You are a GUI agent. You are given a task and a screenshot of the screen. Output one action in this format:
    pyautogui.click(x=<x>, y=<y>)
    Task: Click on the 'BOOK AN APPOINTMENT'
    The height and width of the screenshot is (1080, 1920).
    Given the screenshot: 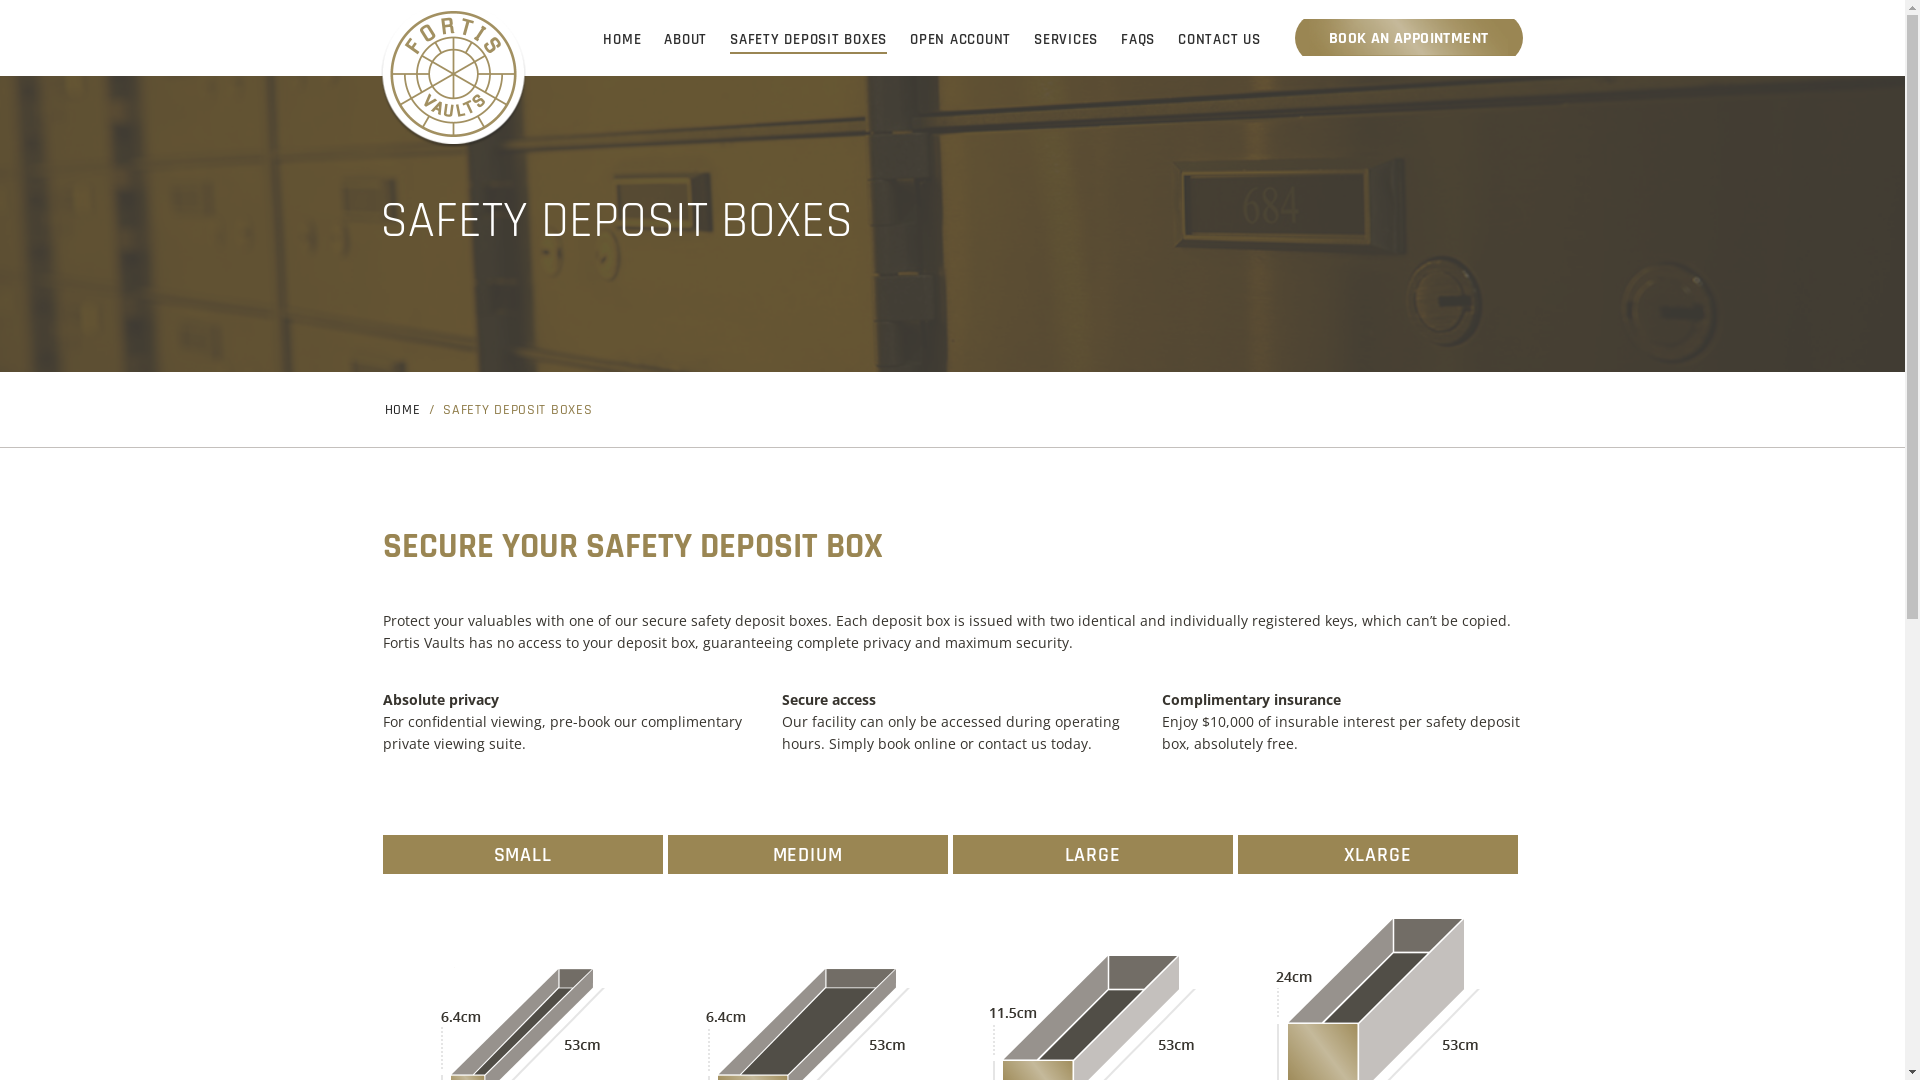 What is the action you would take?
    pyautogui.click(x=1408, y=37)
    